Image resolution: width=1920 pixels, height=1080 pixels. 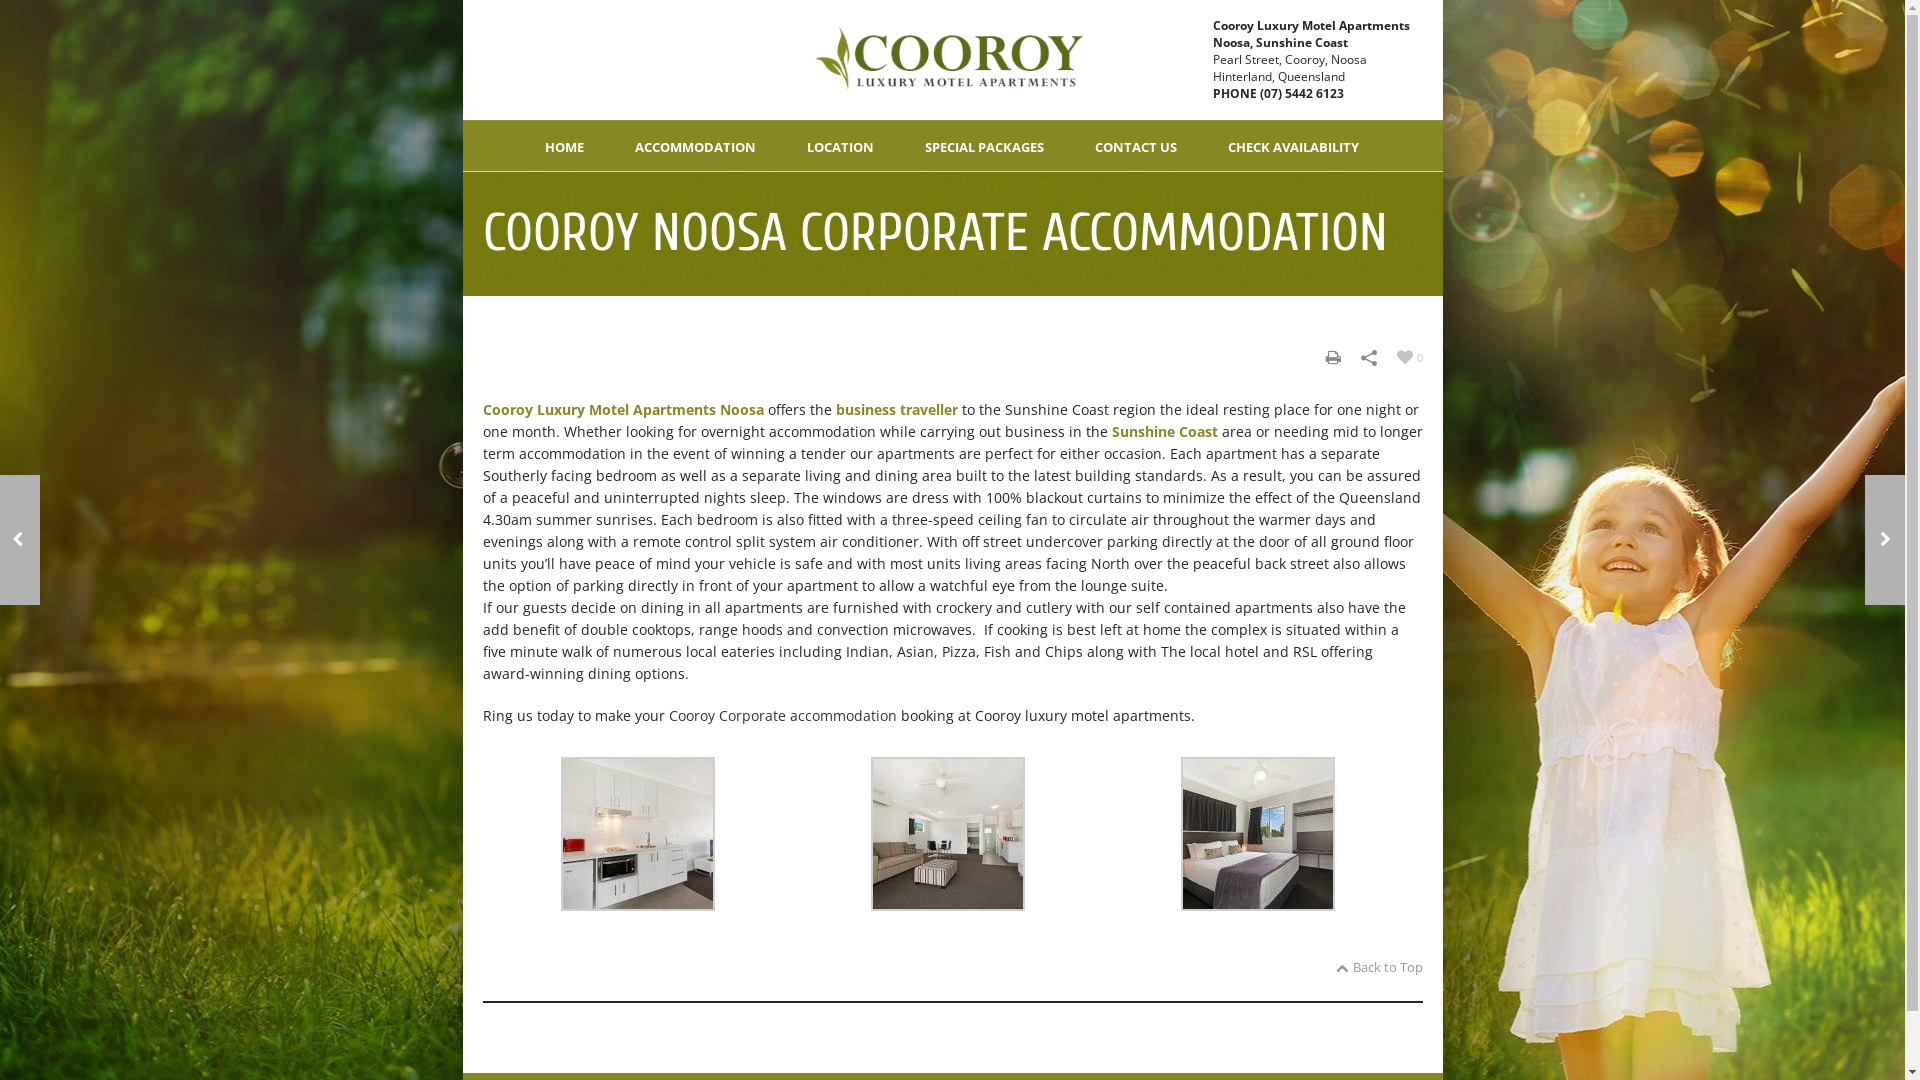 I want to click on 'CHECK AVAILABILITY', so click(x=1293, y=145).